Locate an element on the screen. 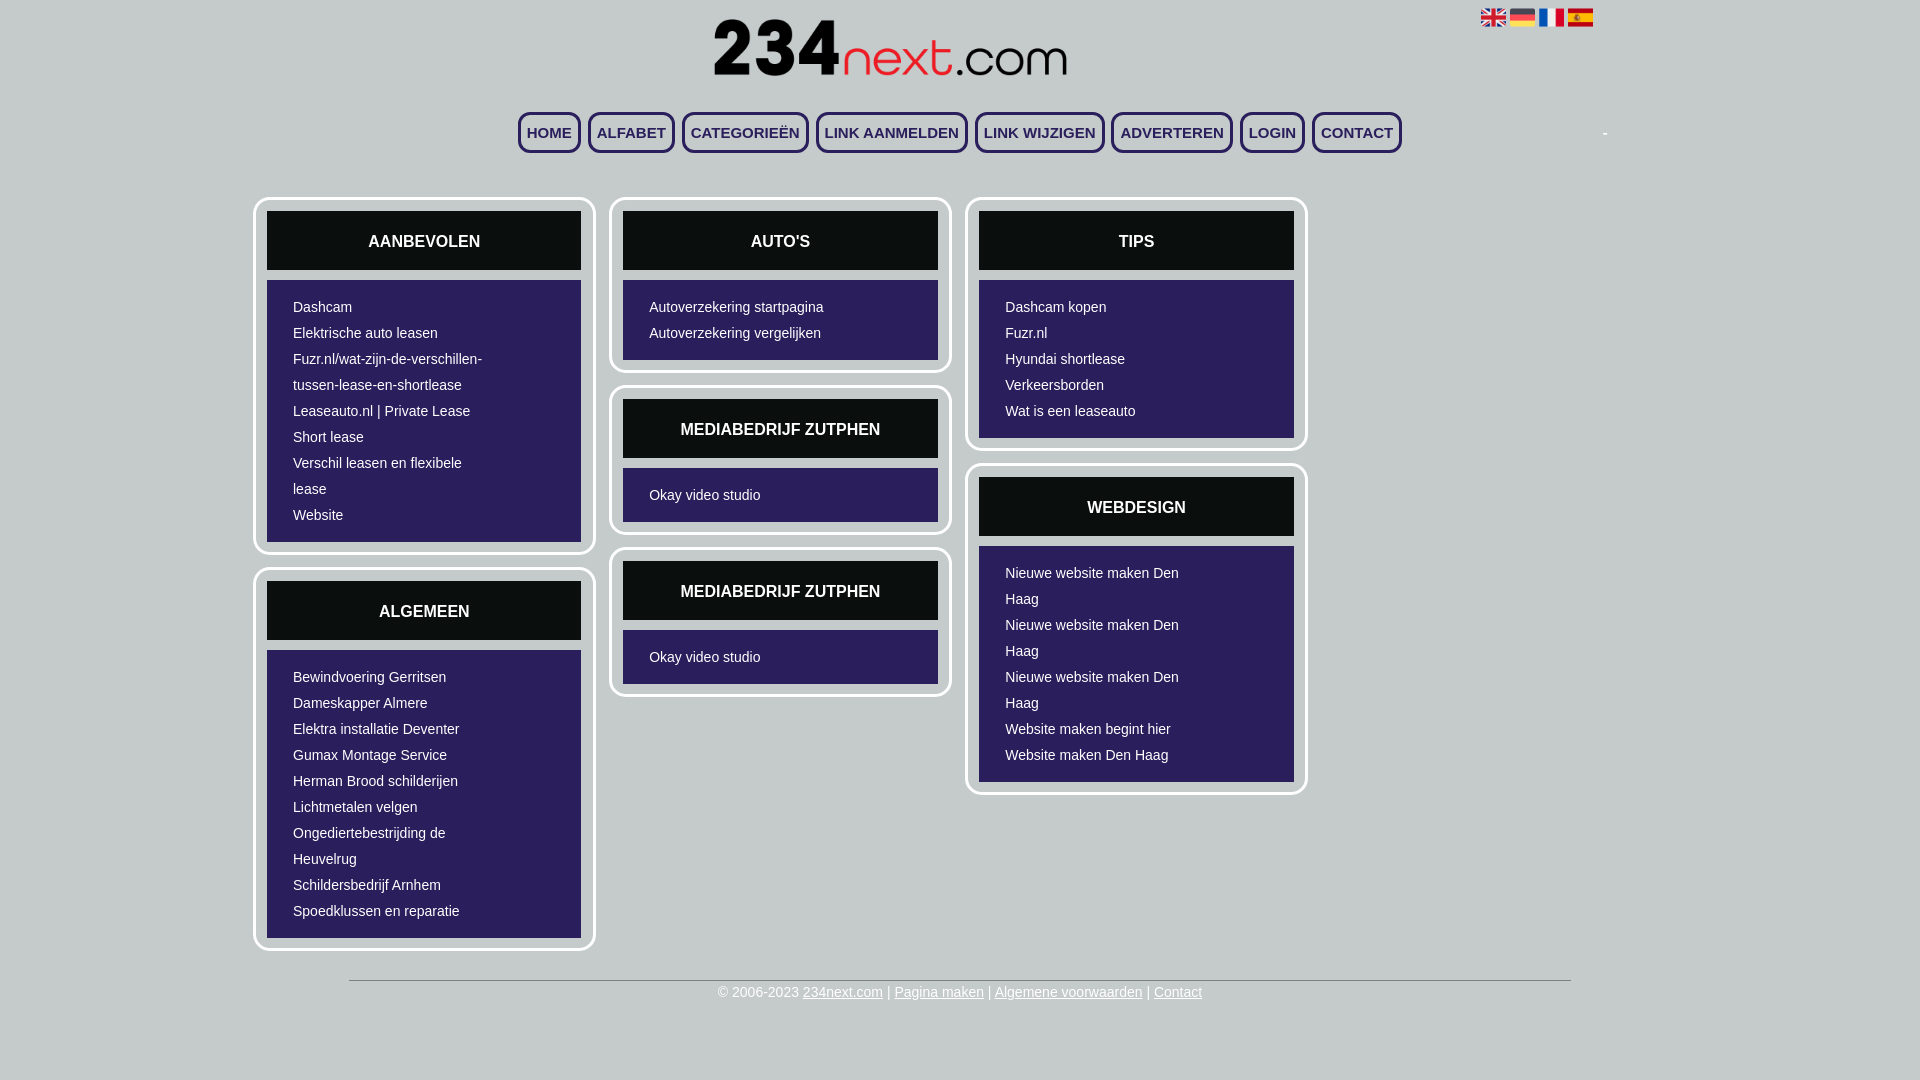 The height and width of the screenshot is (1080, 1920). 'Contact' is located at coordinates (1177, 991).